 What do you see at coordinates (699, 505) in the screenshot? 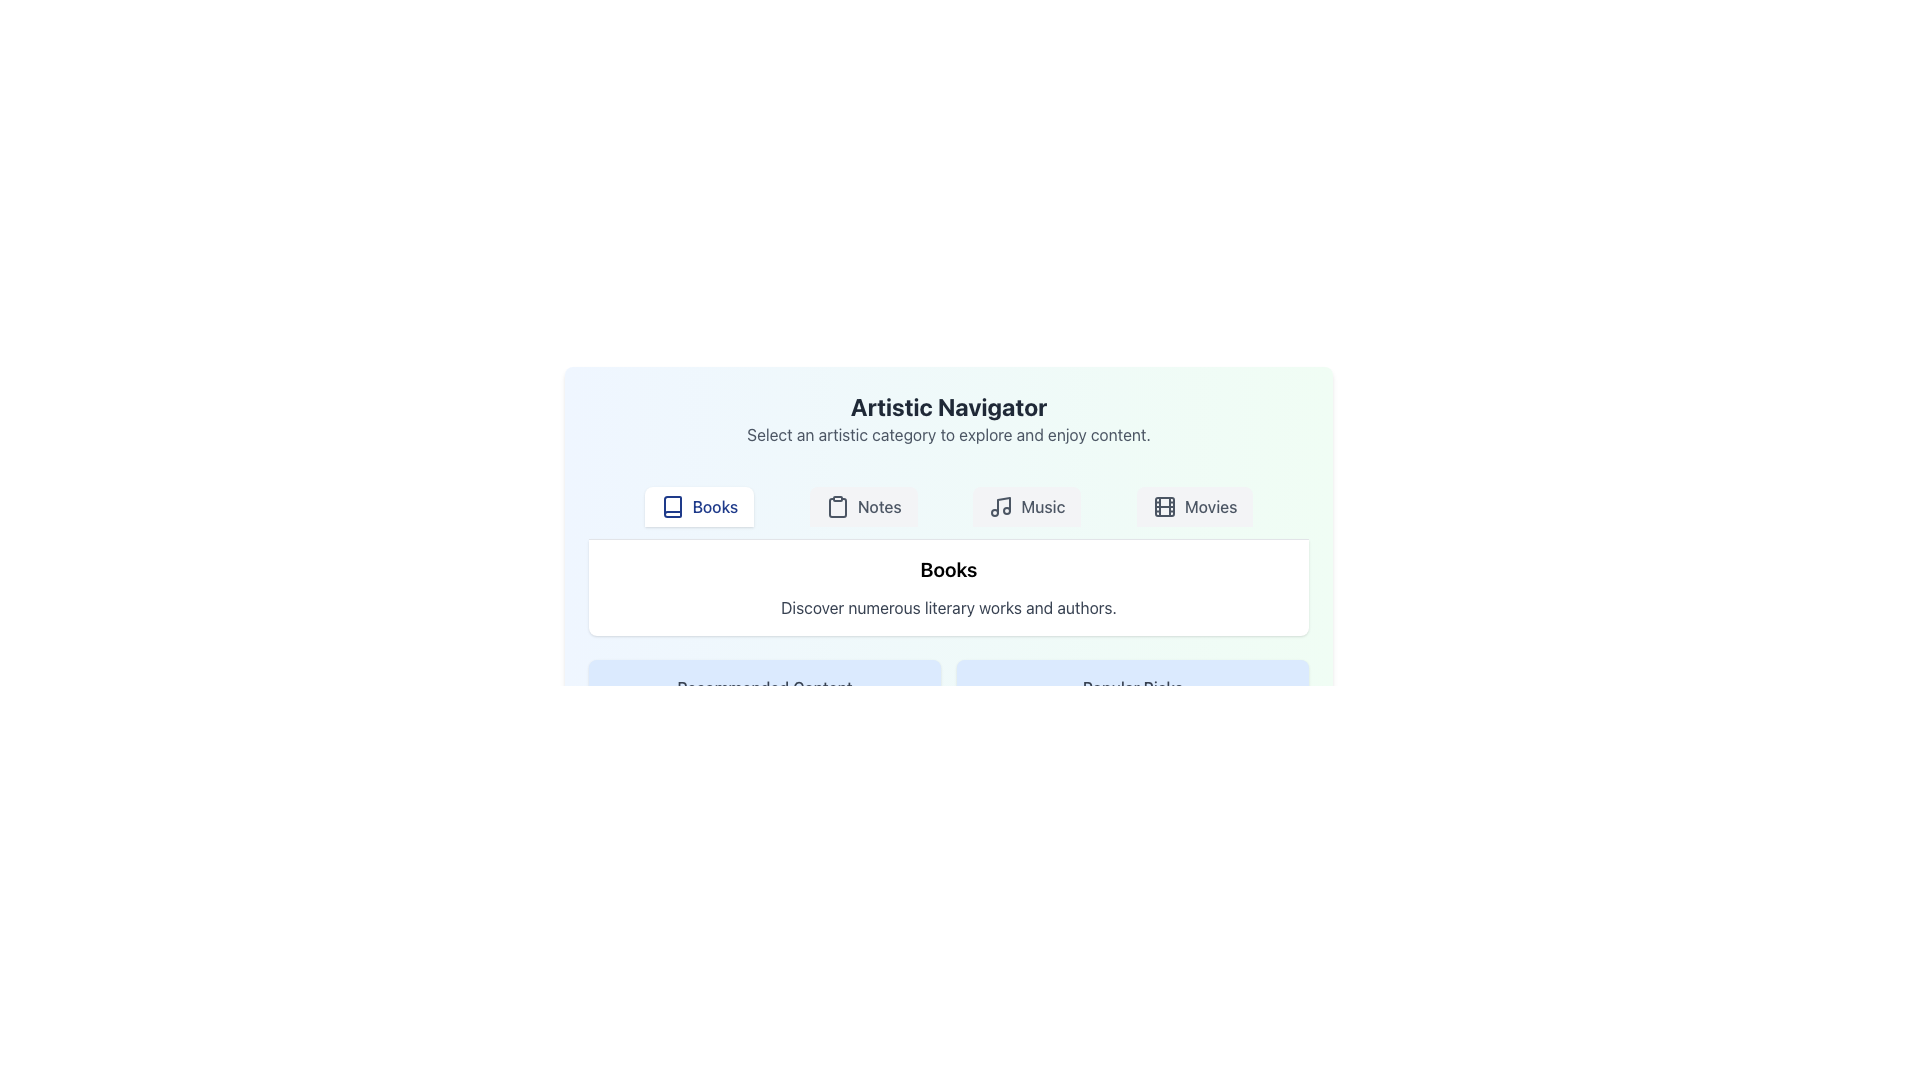
I see `the first button labeled 'Books' located below the heading 'Artistic Navigator'` at bounding box center [699, 505].